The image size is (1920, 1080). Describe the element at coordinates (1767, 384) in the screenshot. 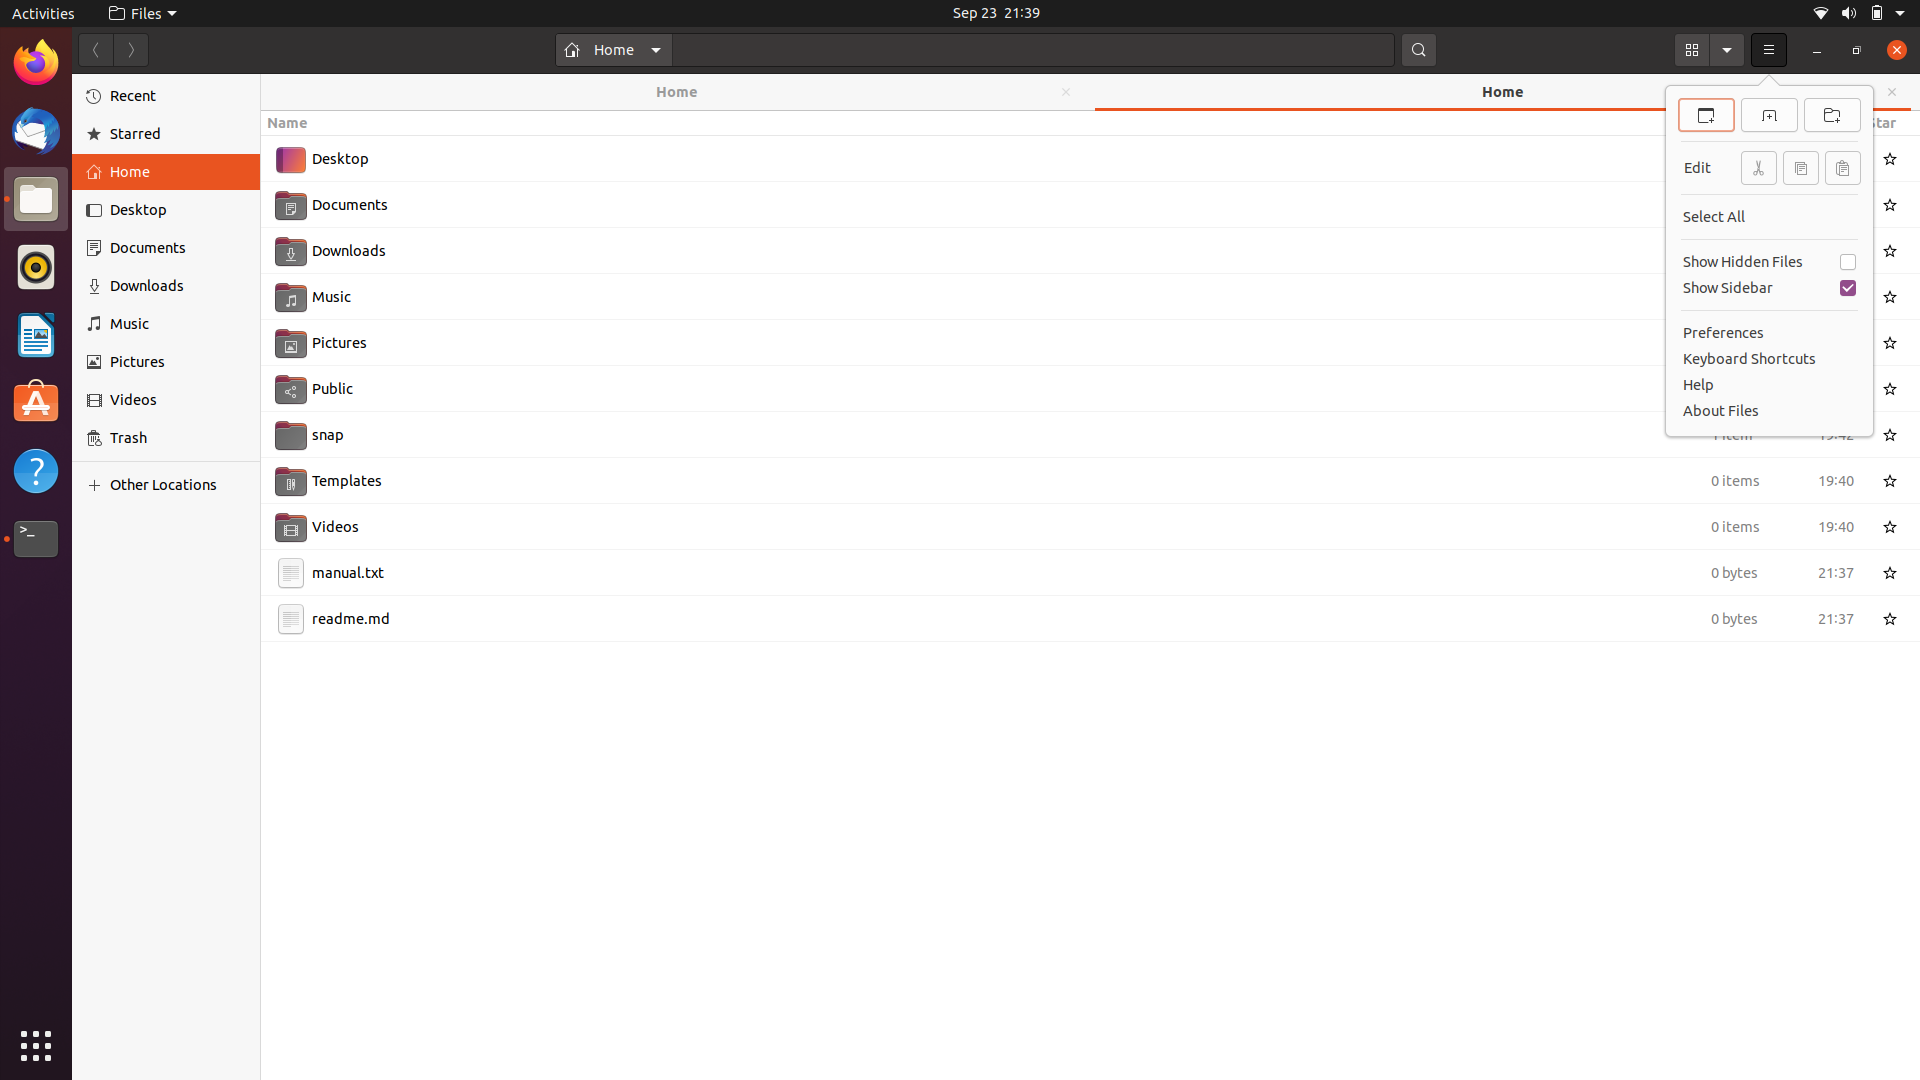

I see `the "Help" menu using mouse` at that location.